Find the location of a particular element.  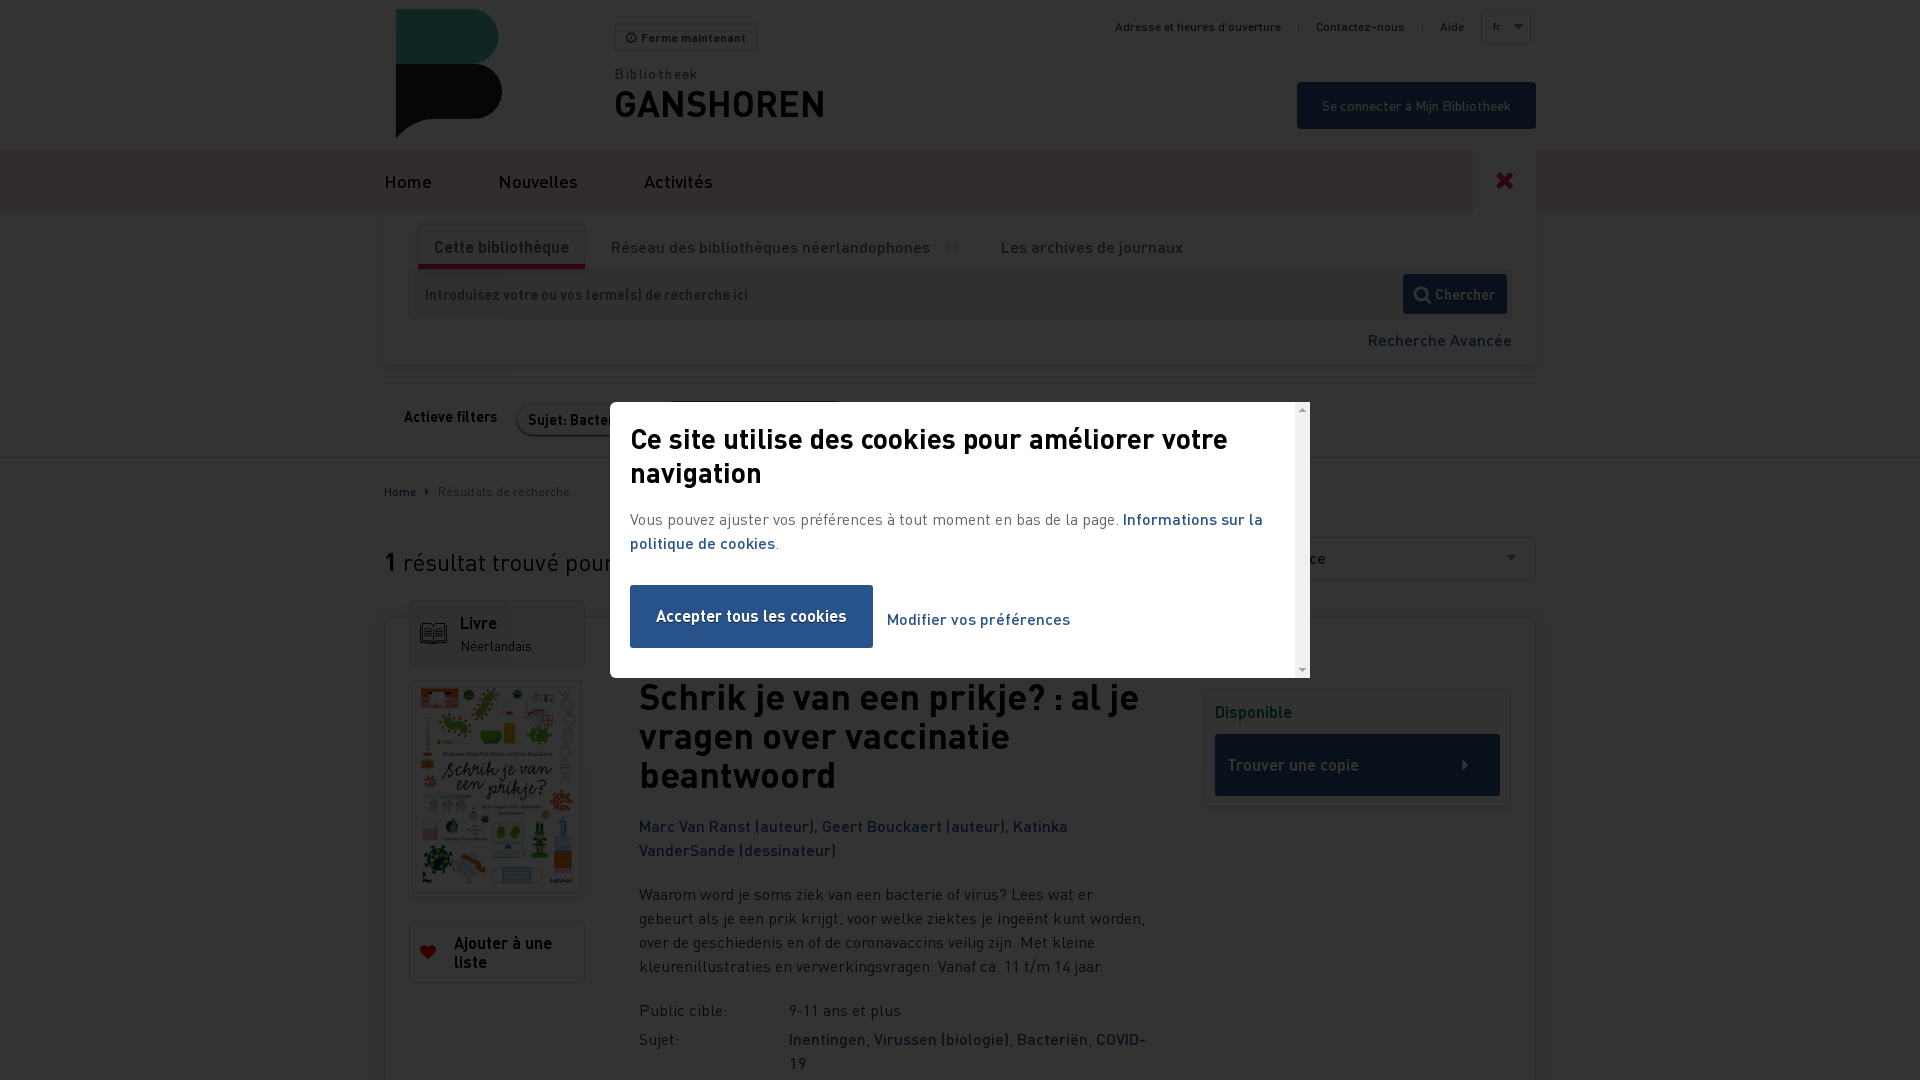

'COVID-19' is located at coordinates (967, 1049).